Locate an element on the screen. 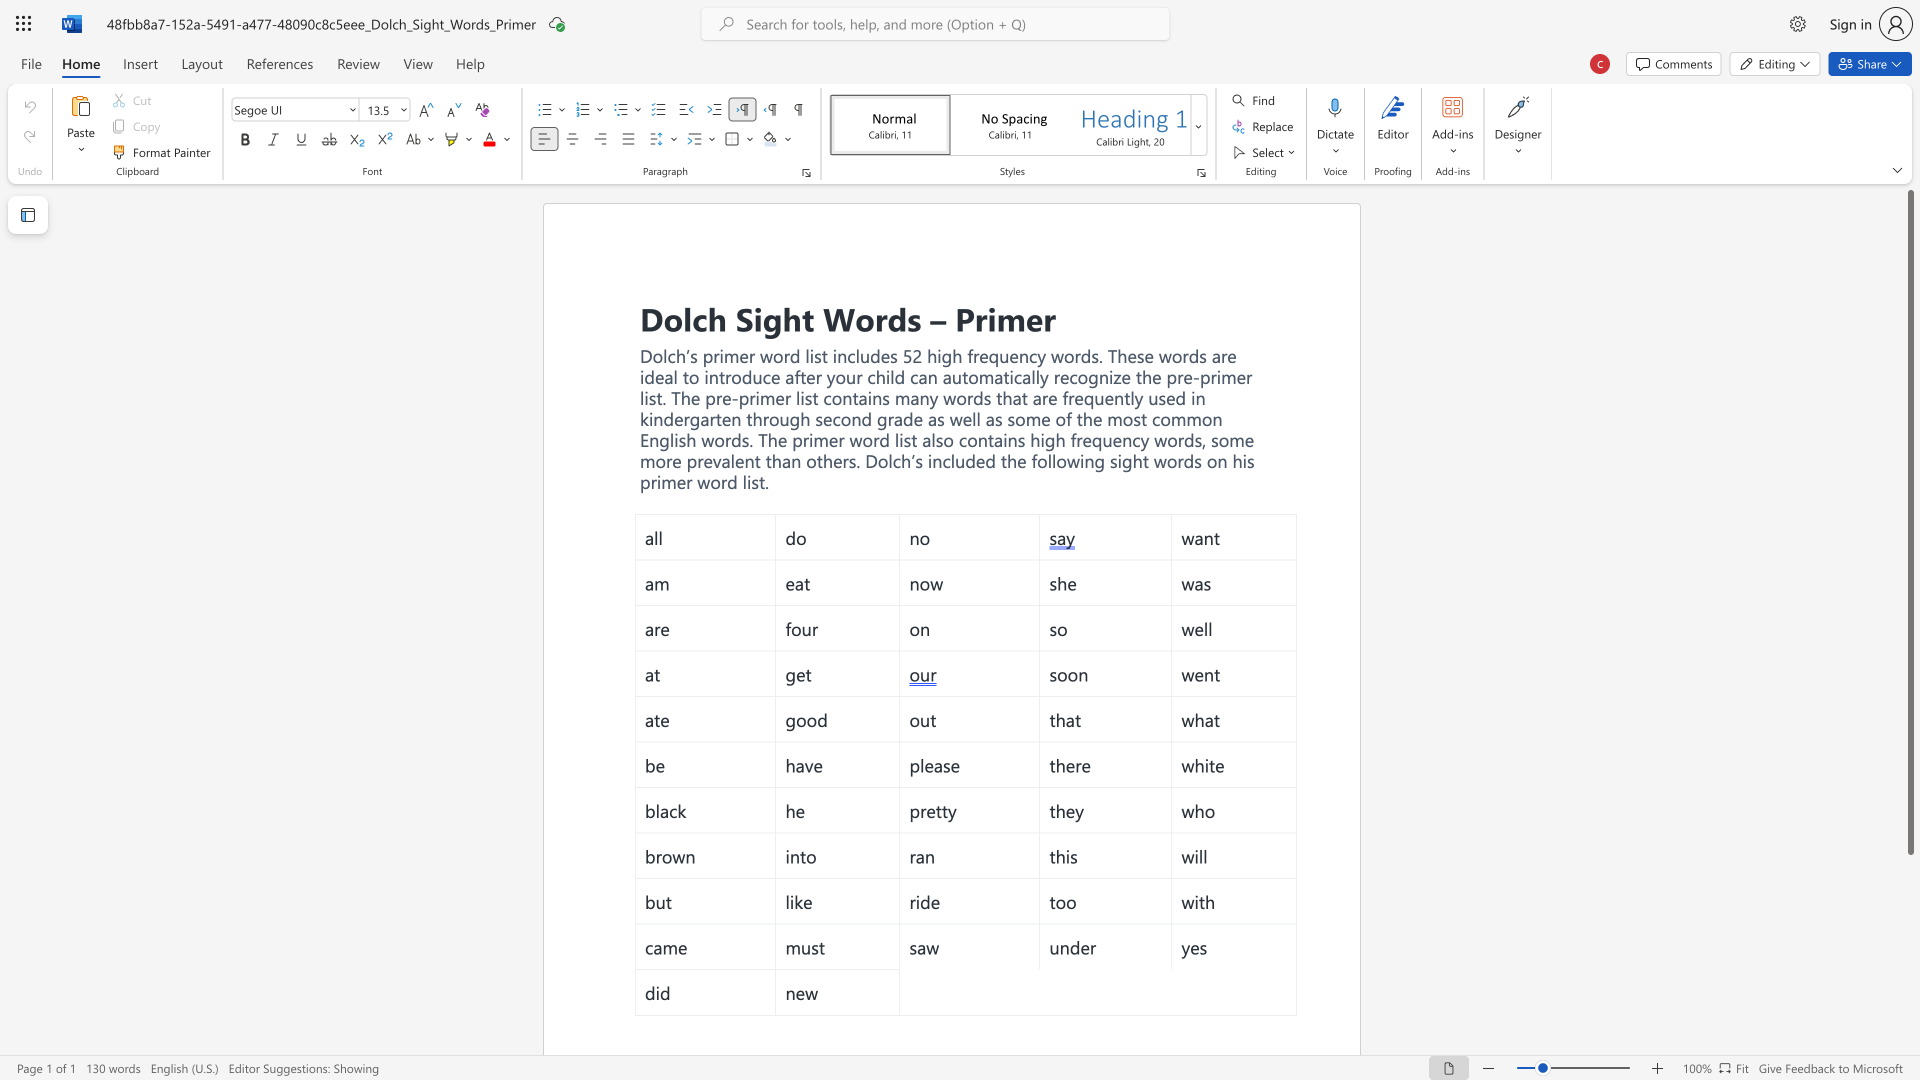  the 4th character "i" in the text is located at coordinates (1243, 460).